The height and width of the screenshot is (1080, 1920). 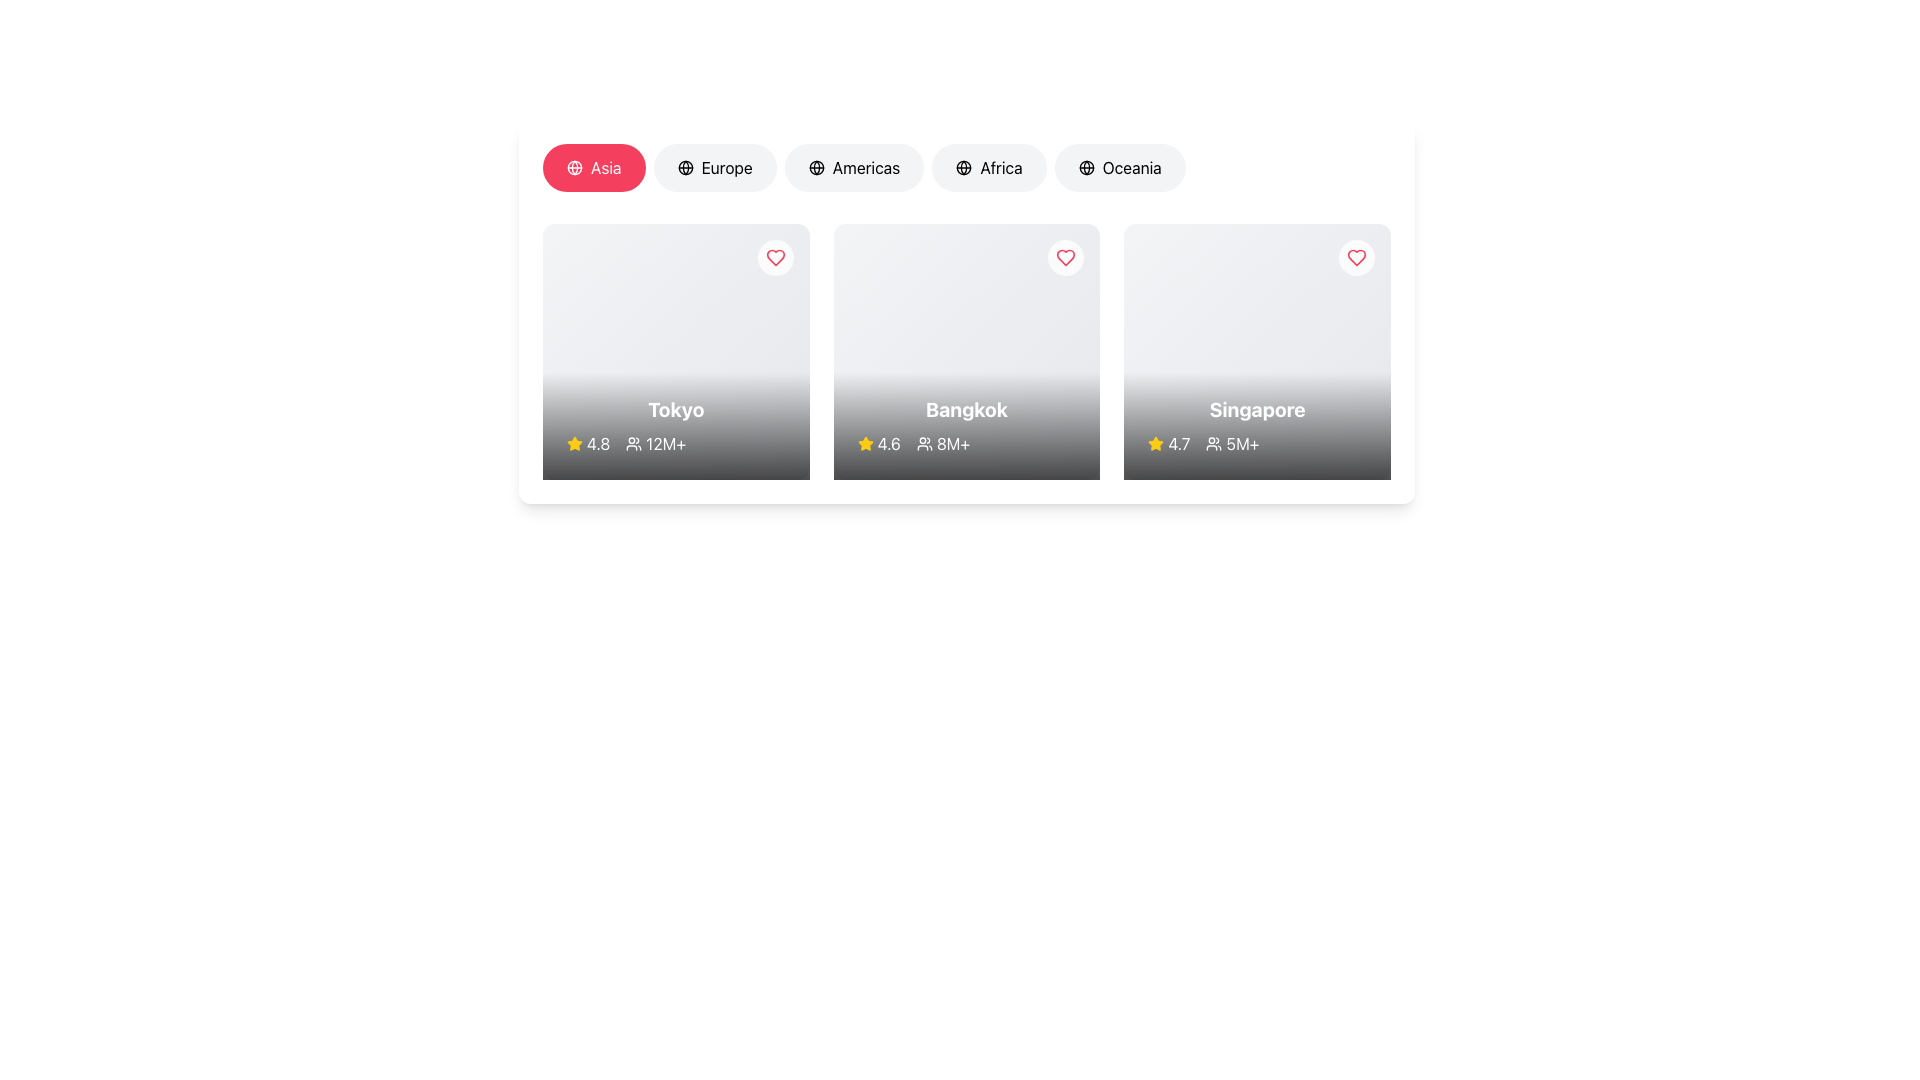 I want to click on the Rating display component for 'Bangkok', which consists of a yellow star icon followed by the numeric text '4.6', located in the middle of a row of cards, specifically positioned on the lower-left side of the card, so click(x=879, y=442).